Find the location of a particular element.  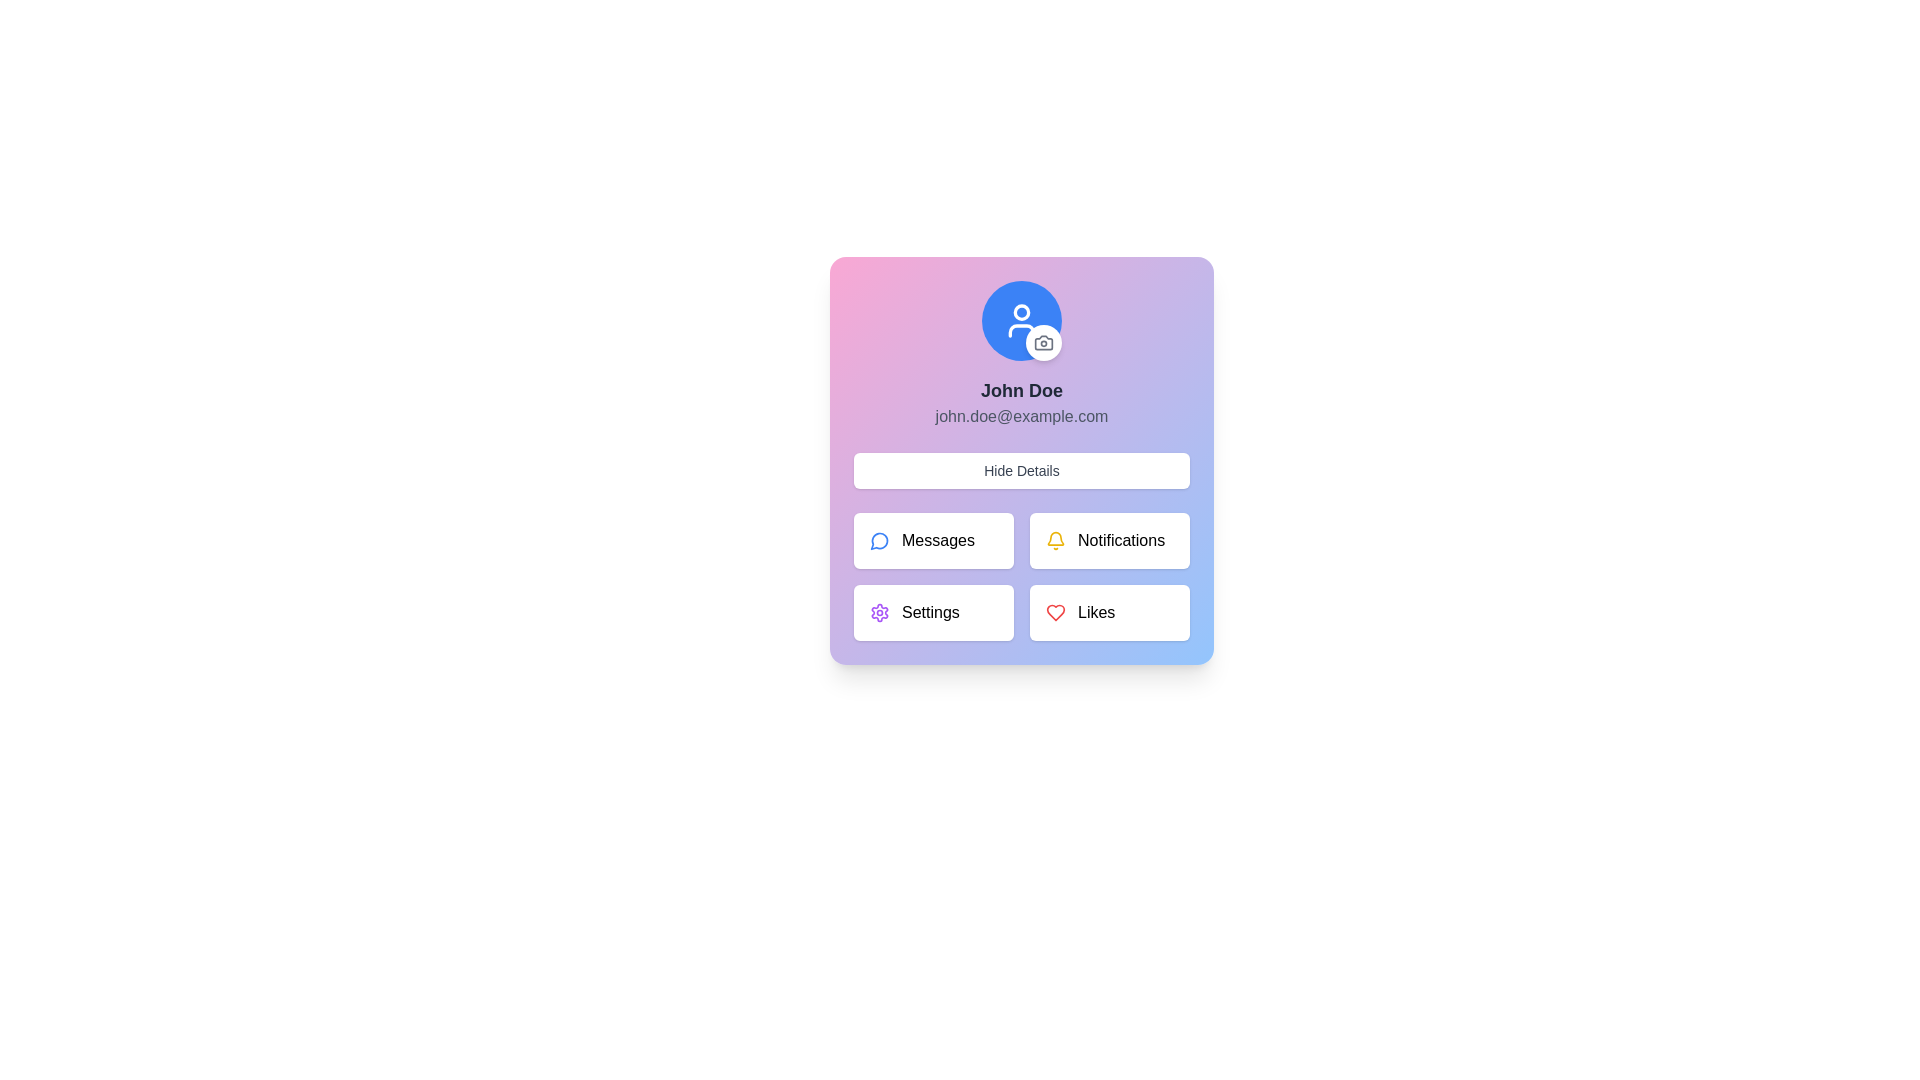

the email address text displaying 'john.doe@example.com', which is styled in gray and located below 'John Doe' in the profile card is located at coordinates (1022, 415).